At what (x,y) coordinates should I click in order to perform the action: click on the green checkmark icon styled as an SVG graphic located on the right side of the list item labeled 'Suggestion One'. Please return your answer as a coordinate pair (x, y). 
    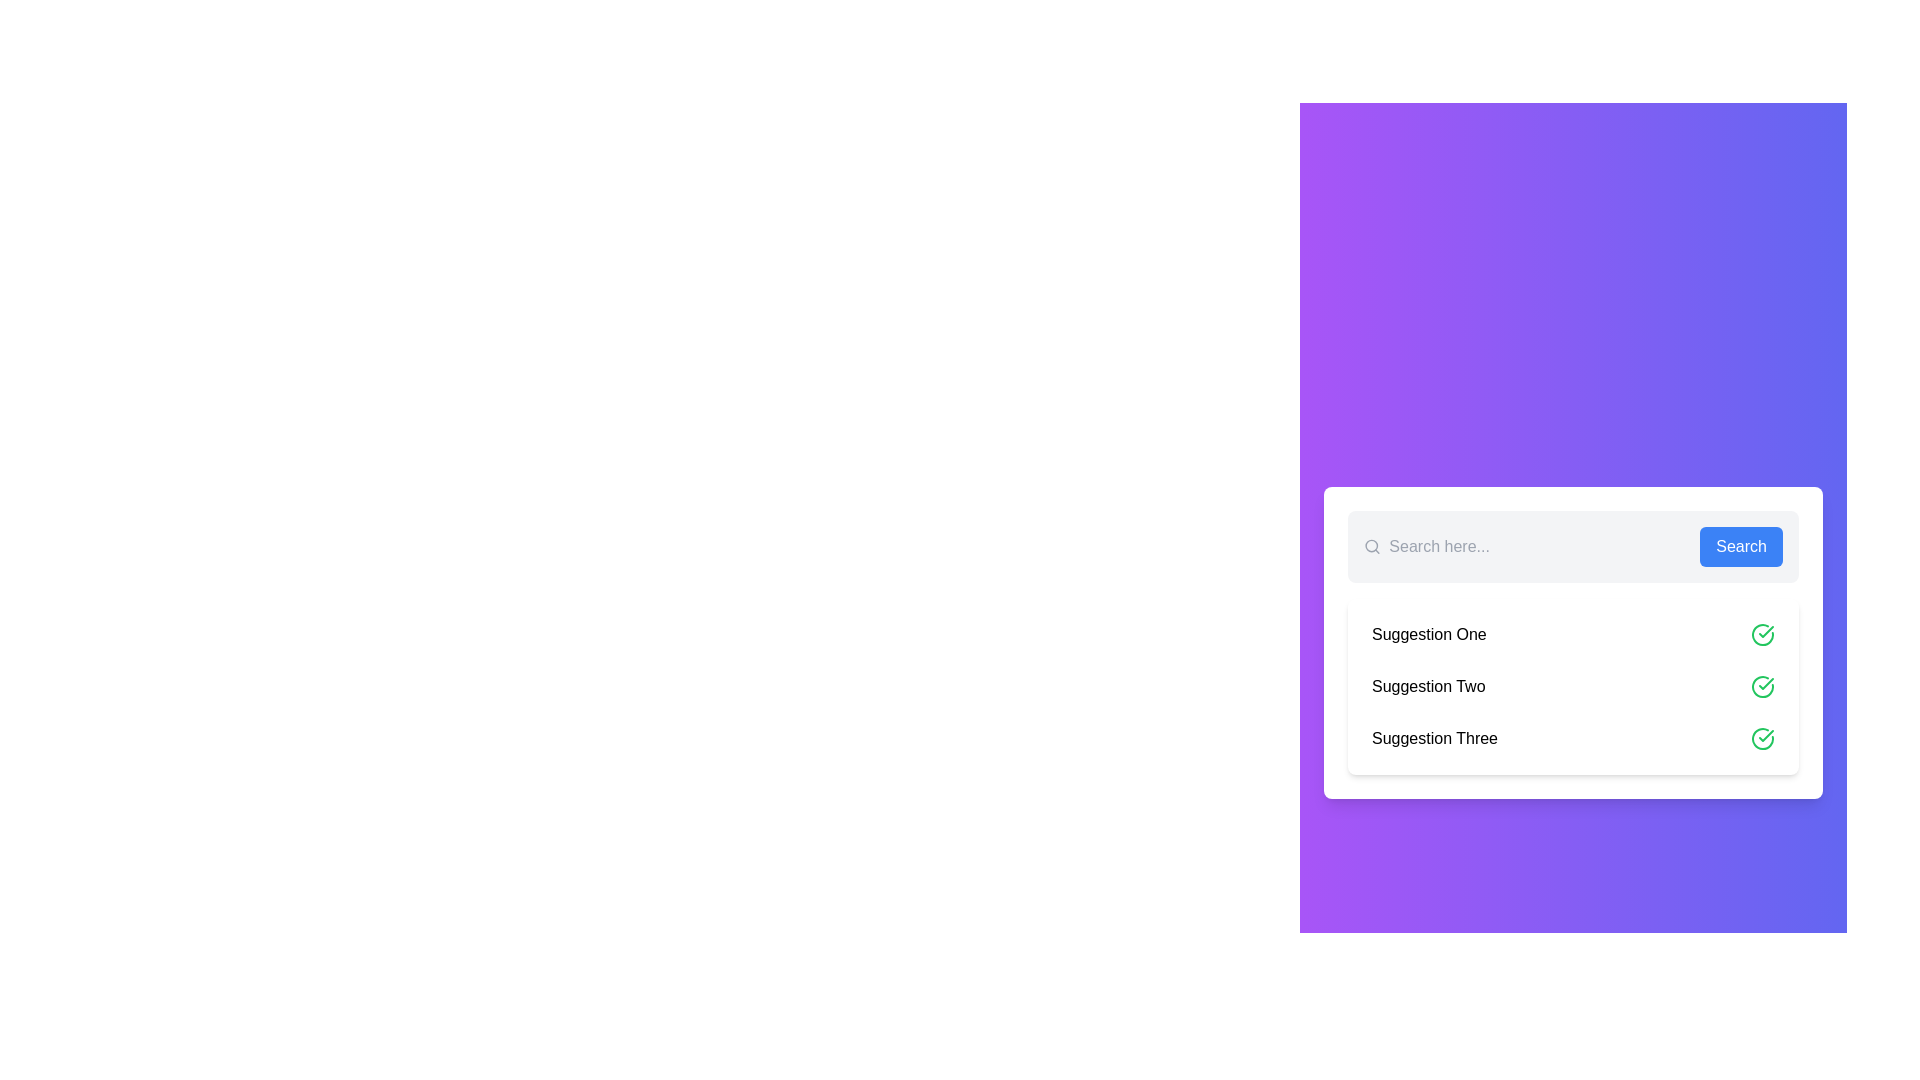
    Looking at the image, I should click on (1762, 635).